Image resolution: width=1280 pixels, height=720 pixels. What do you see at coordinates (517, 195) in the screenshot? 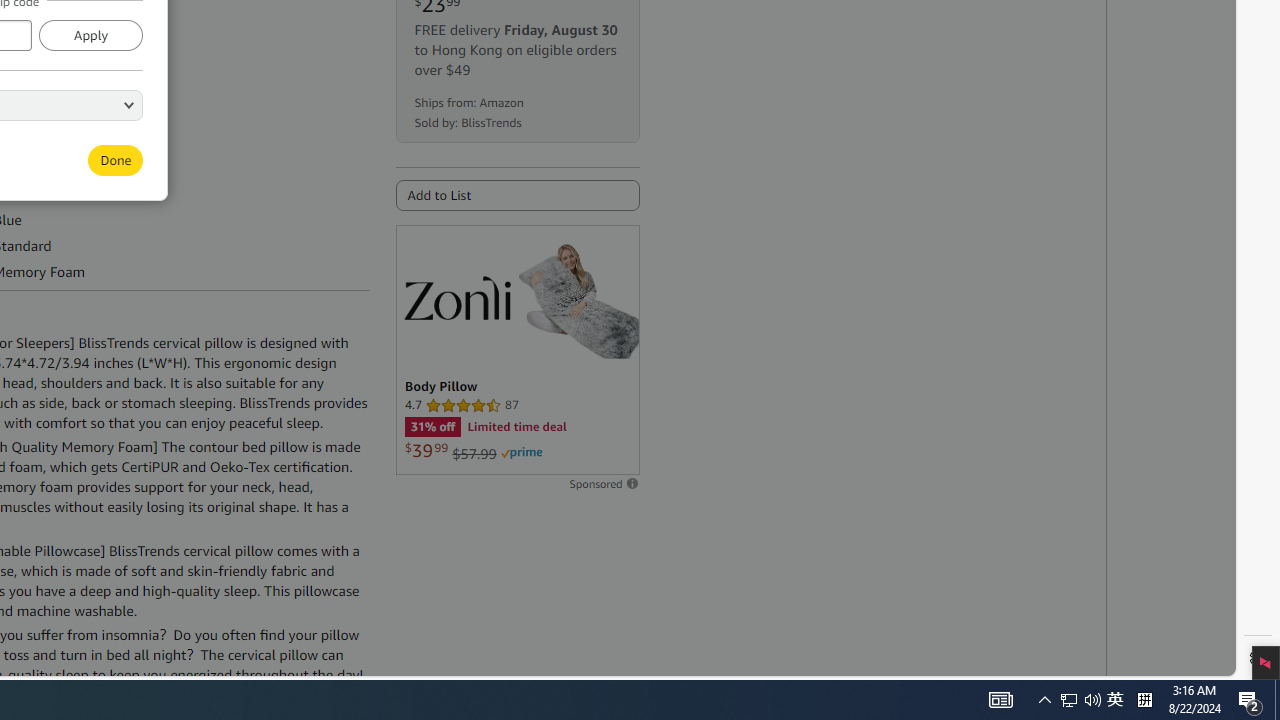
I see `'Add to List'` at bounding box center [517, 195].